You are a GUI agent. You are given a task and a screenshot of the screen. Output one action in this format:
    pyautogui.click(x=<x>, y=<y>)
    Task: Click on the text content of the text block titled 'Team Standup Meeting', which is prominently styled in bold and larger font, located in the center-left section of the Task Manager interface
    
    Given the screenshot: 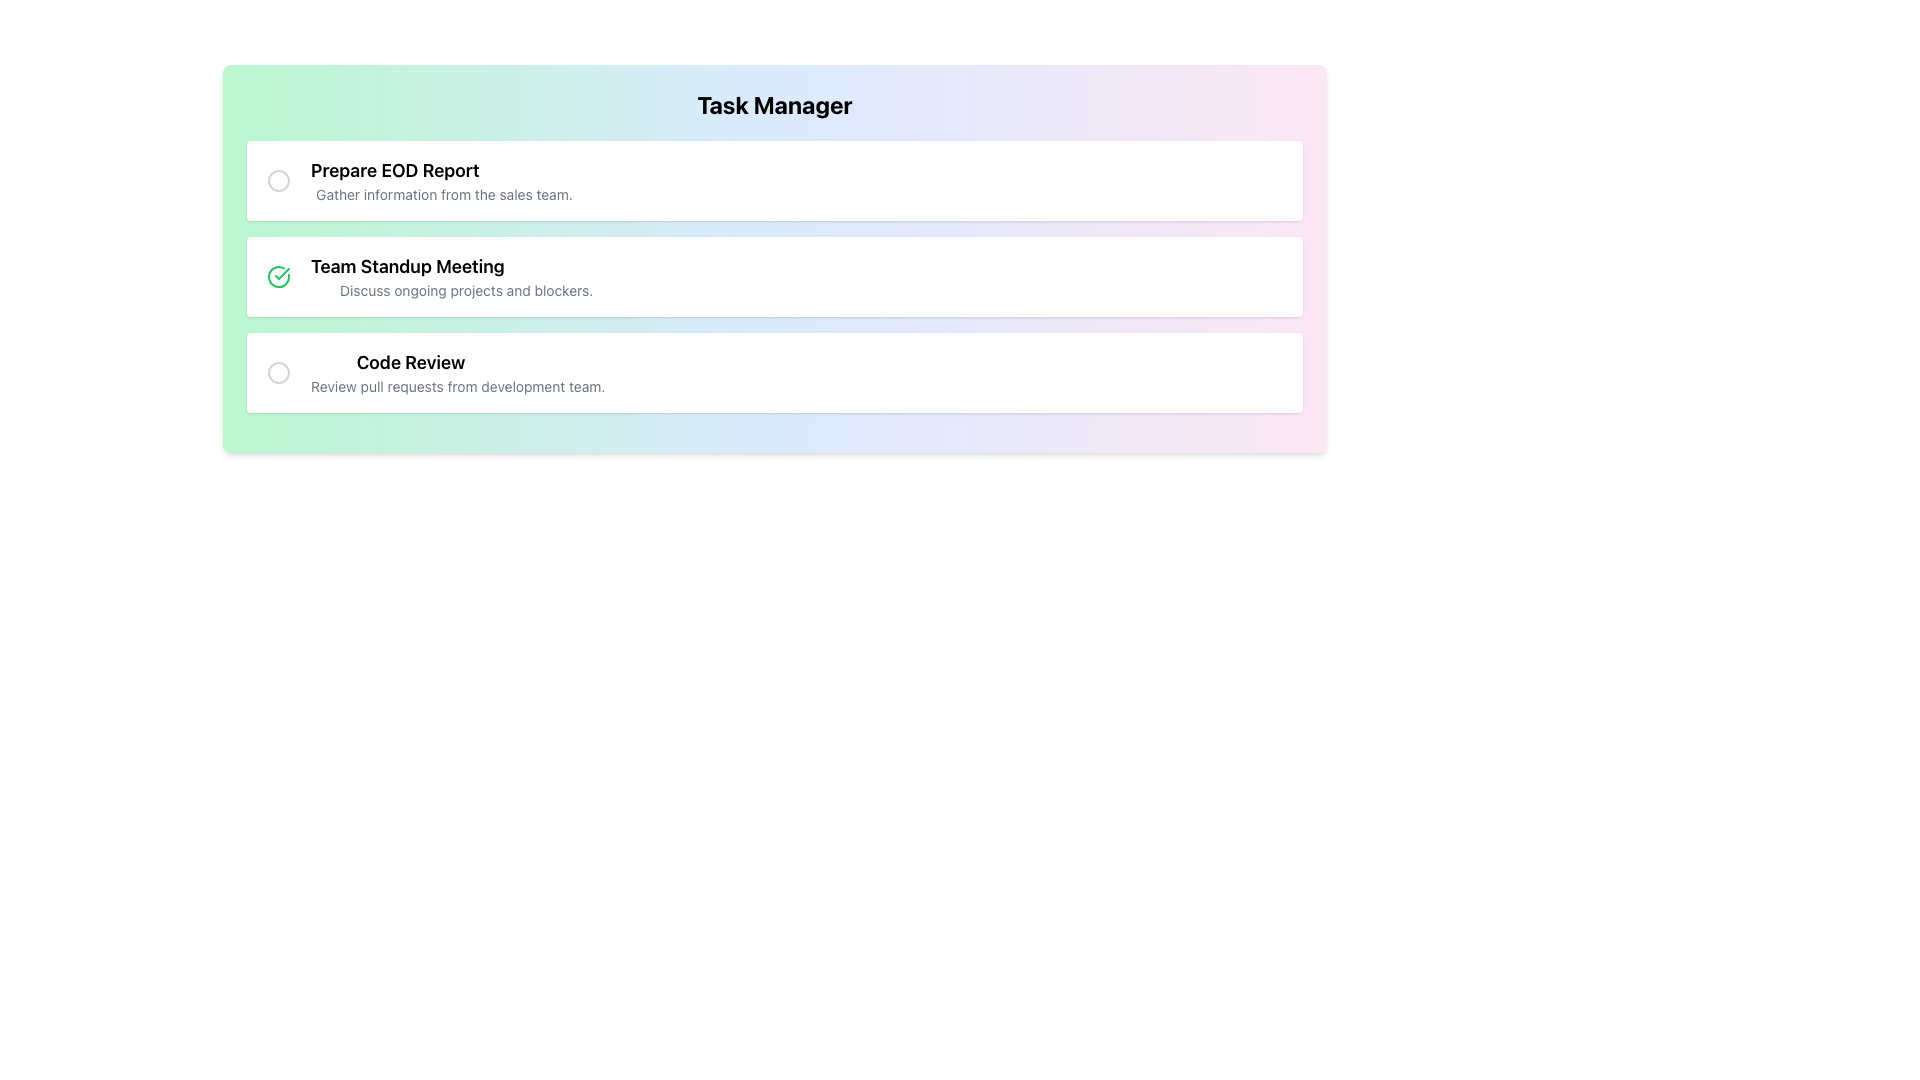 What is the action you would take?
    pyautogui.click(x=465, y=265)
    